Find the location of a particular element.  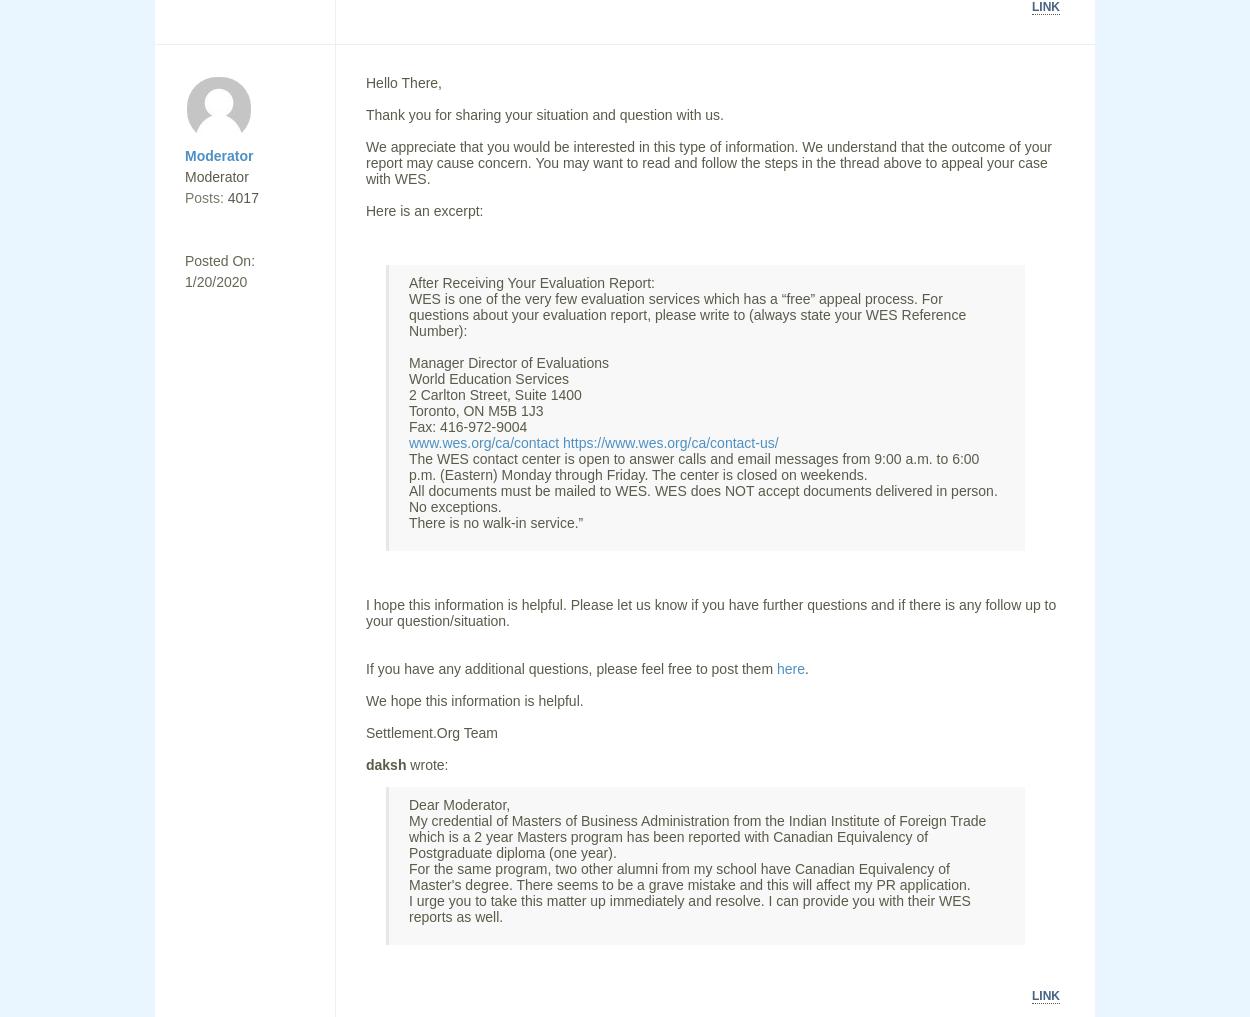

'here' is located at coordinates (776, 668).